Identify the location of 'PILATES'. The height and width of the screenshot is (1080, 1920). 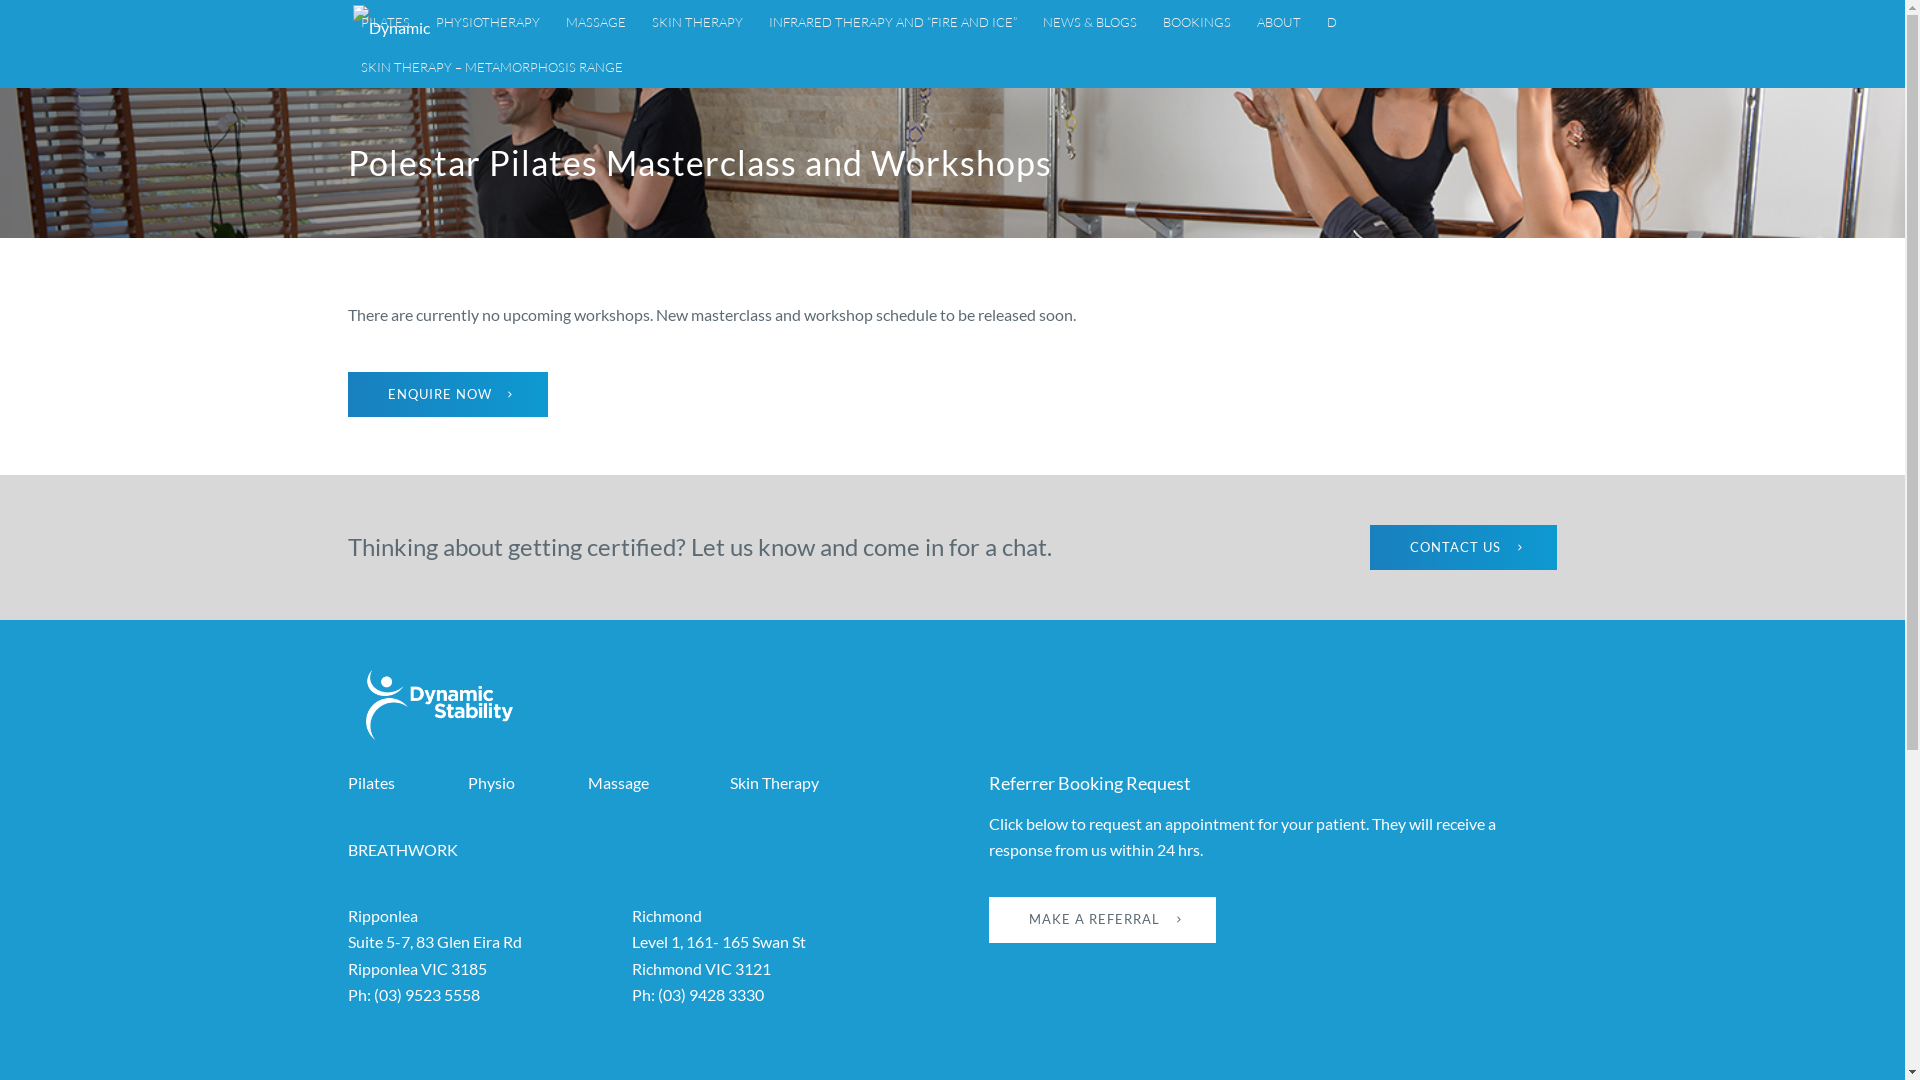
(385, 22).